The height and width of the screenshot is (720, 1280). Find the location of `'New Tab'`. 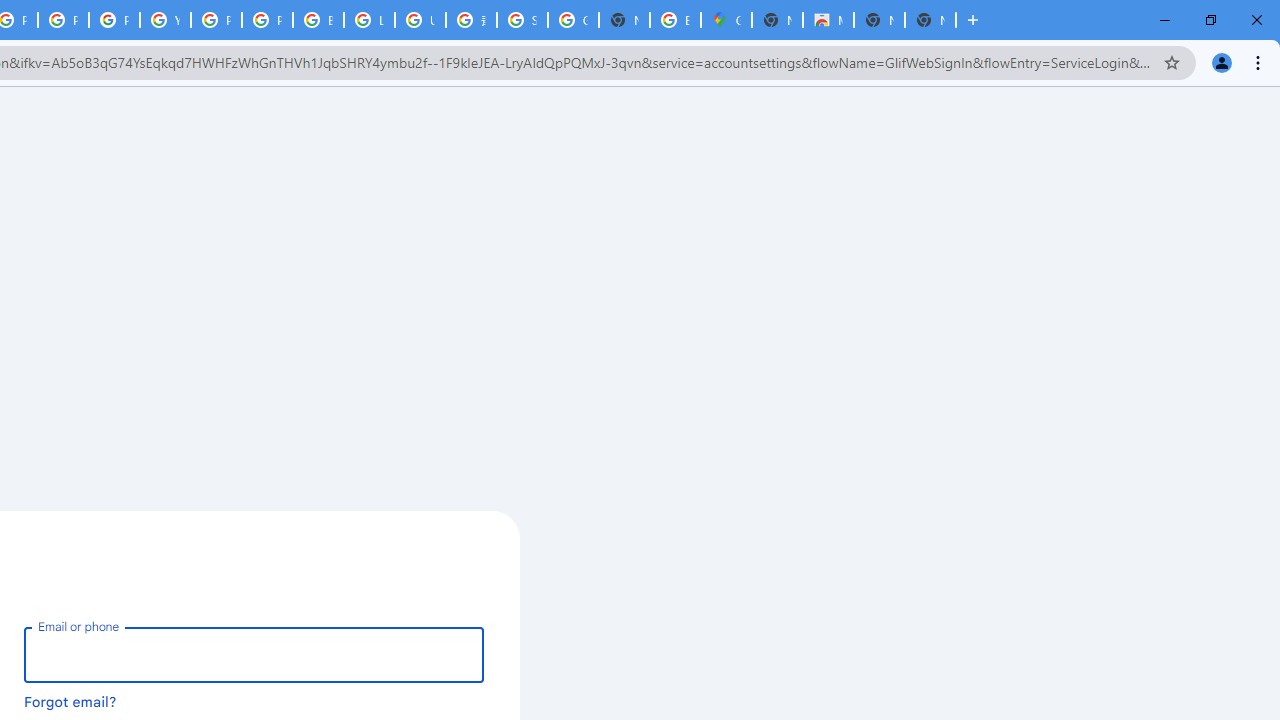

'New Tab' is located at coordinates (972, 20).